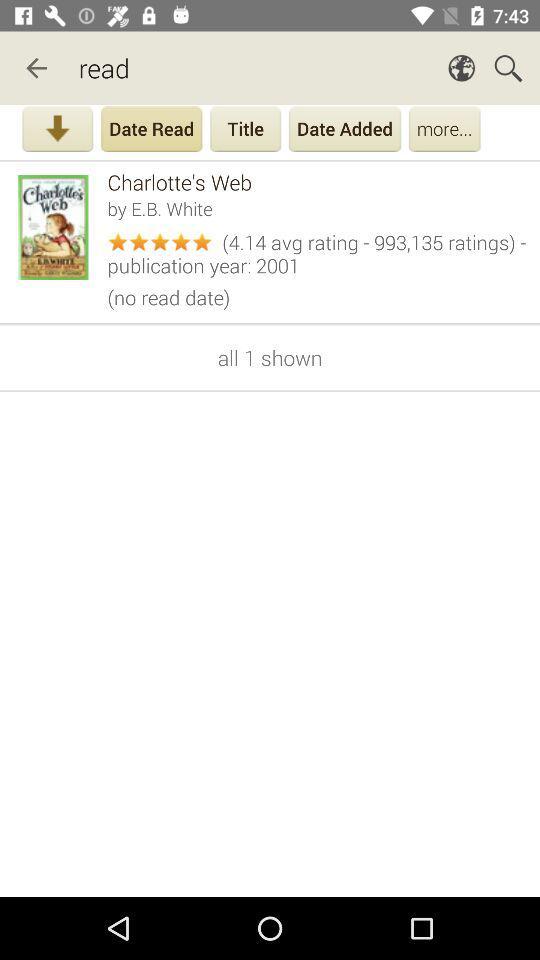  What do you see at coordinates (317, 182) in the screenshot?
I see `charlotte's web item` at bounding box center [317, 182].